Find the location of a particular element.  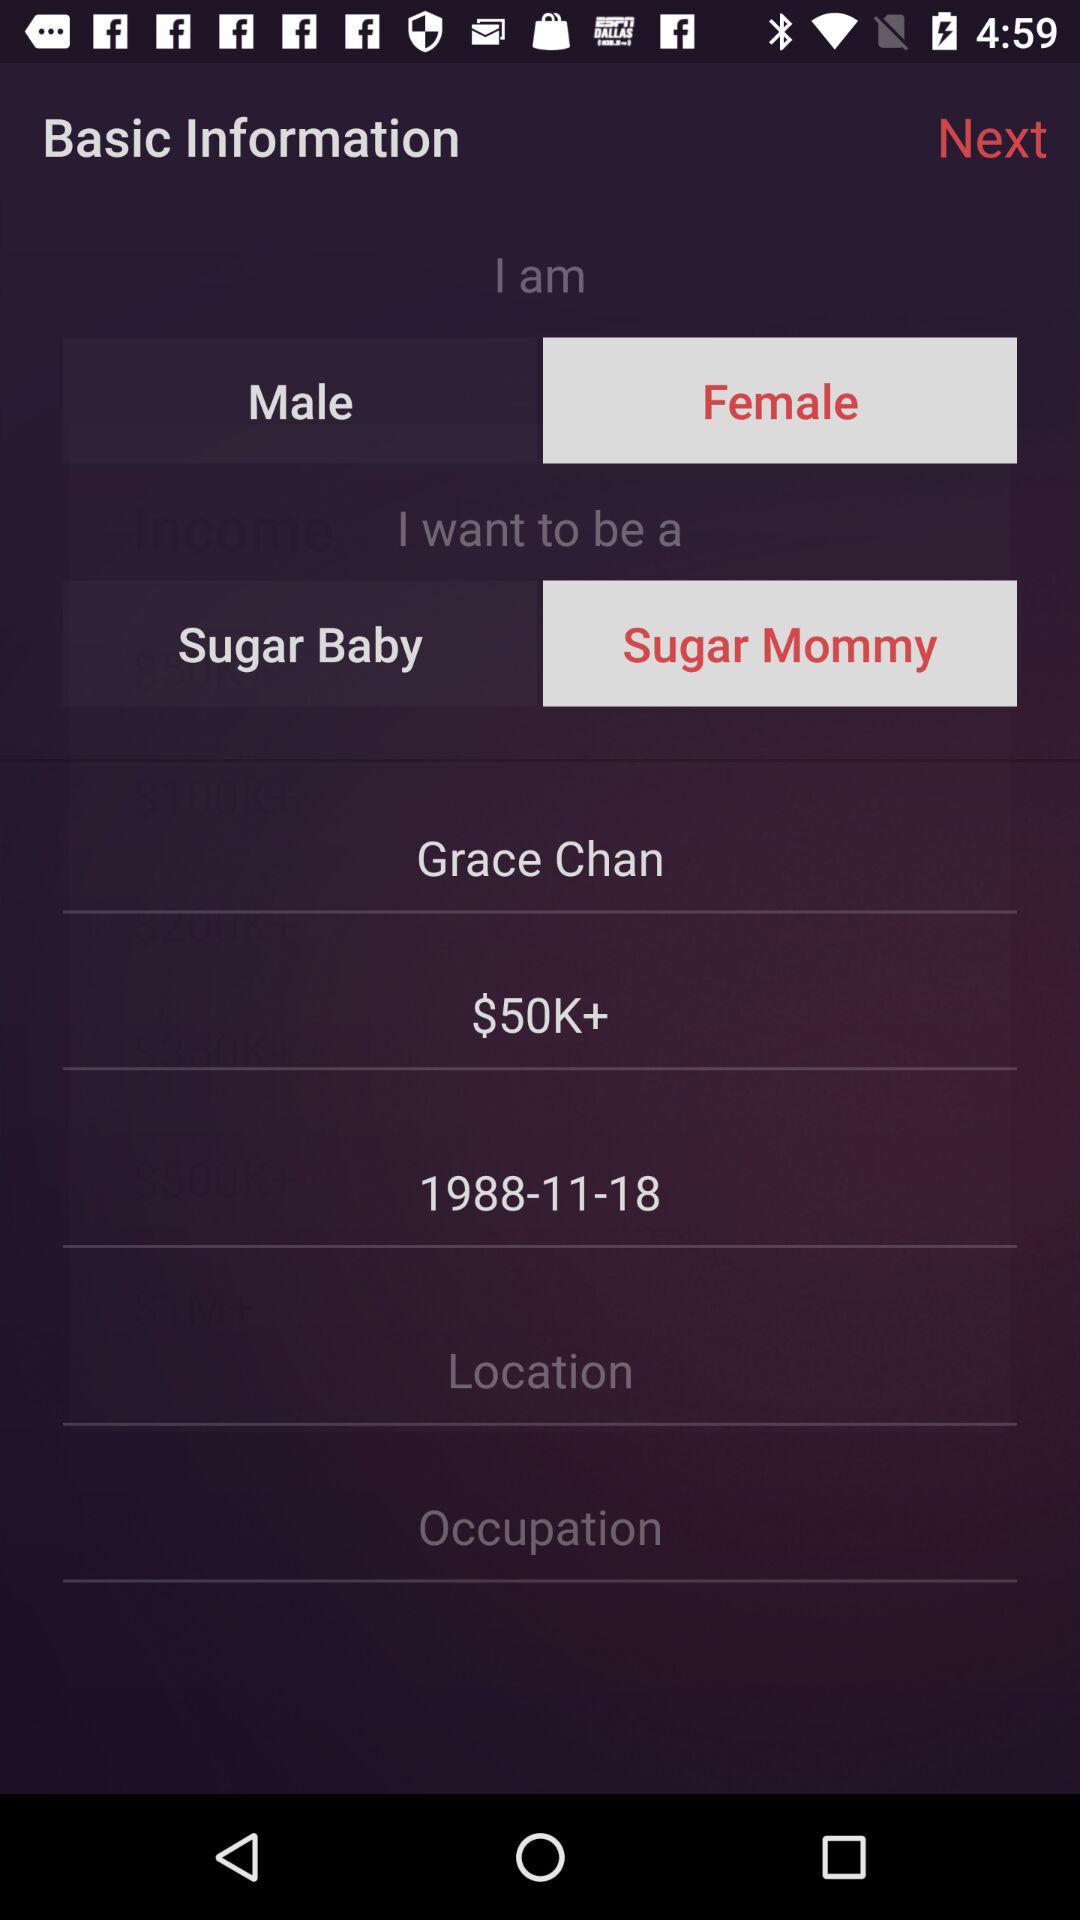

the icon below i am item is located at coordinates (300, 400).